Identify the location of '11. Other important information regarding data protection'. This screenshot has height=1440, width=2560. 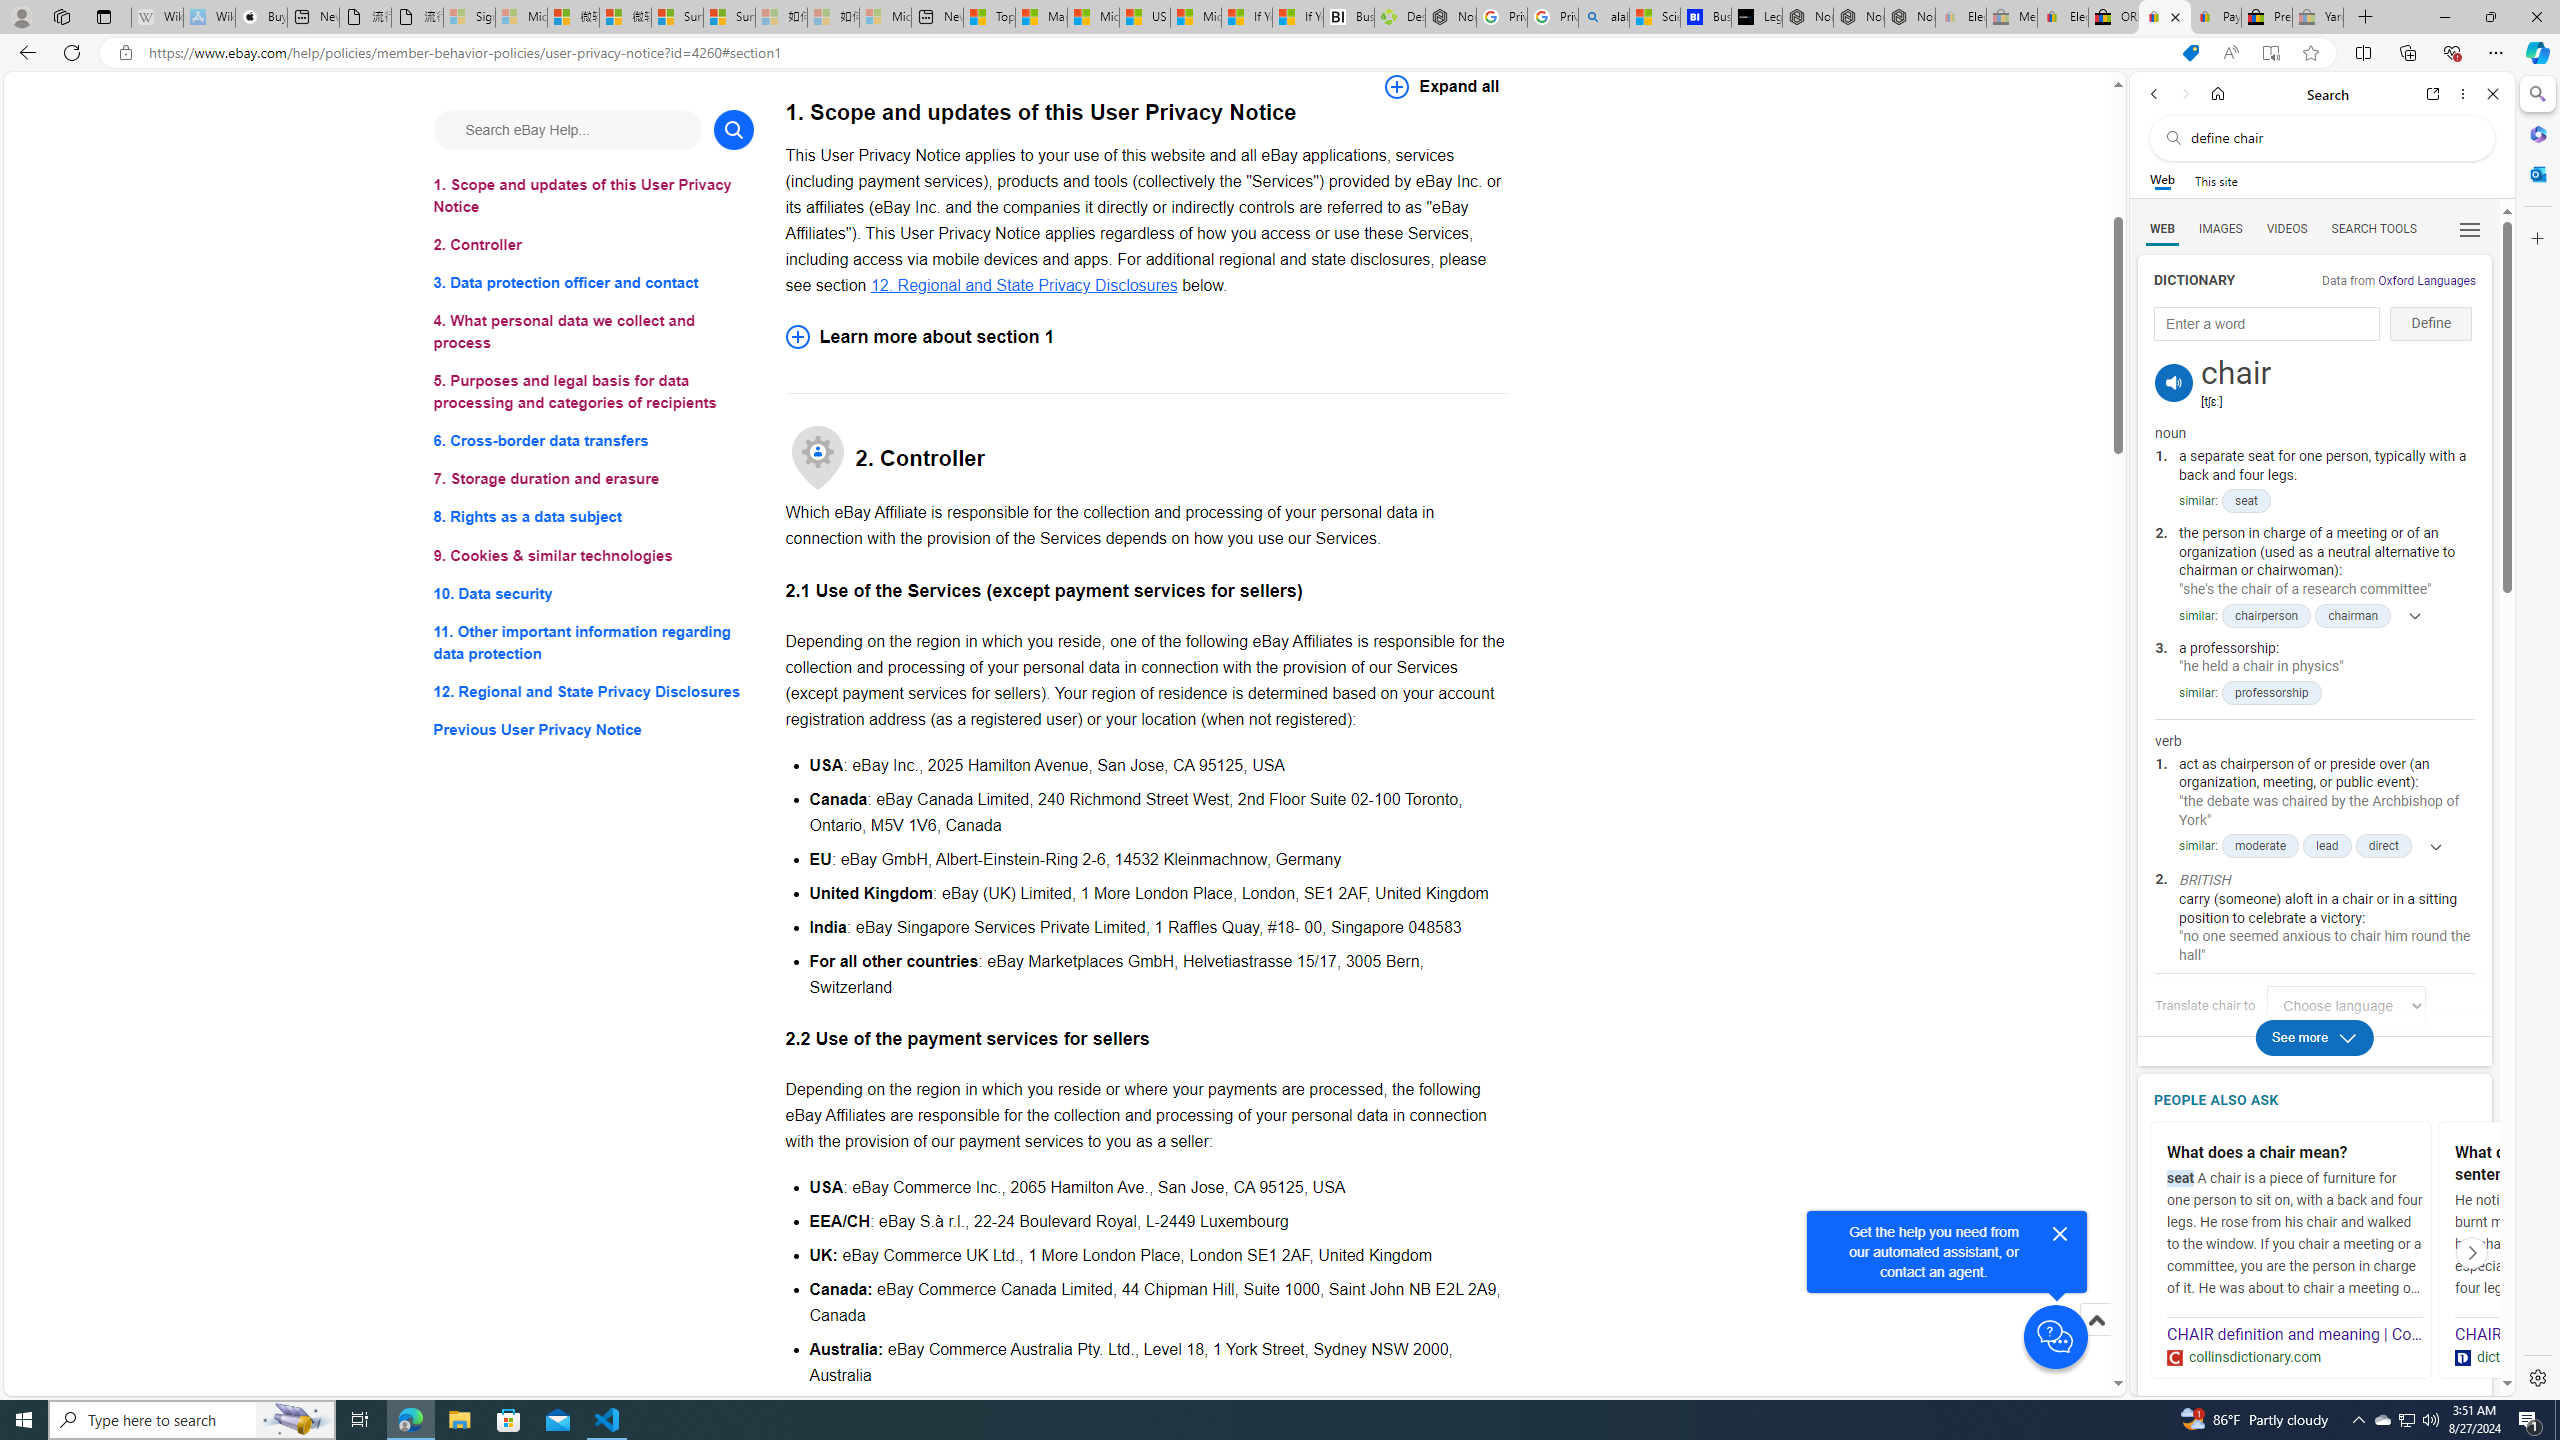
(592, 642).